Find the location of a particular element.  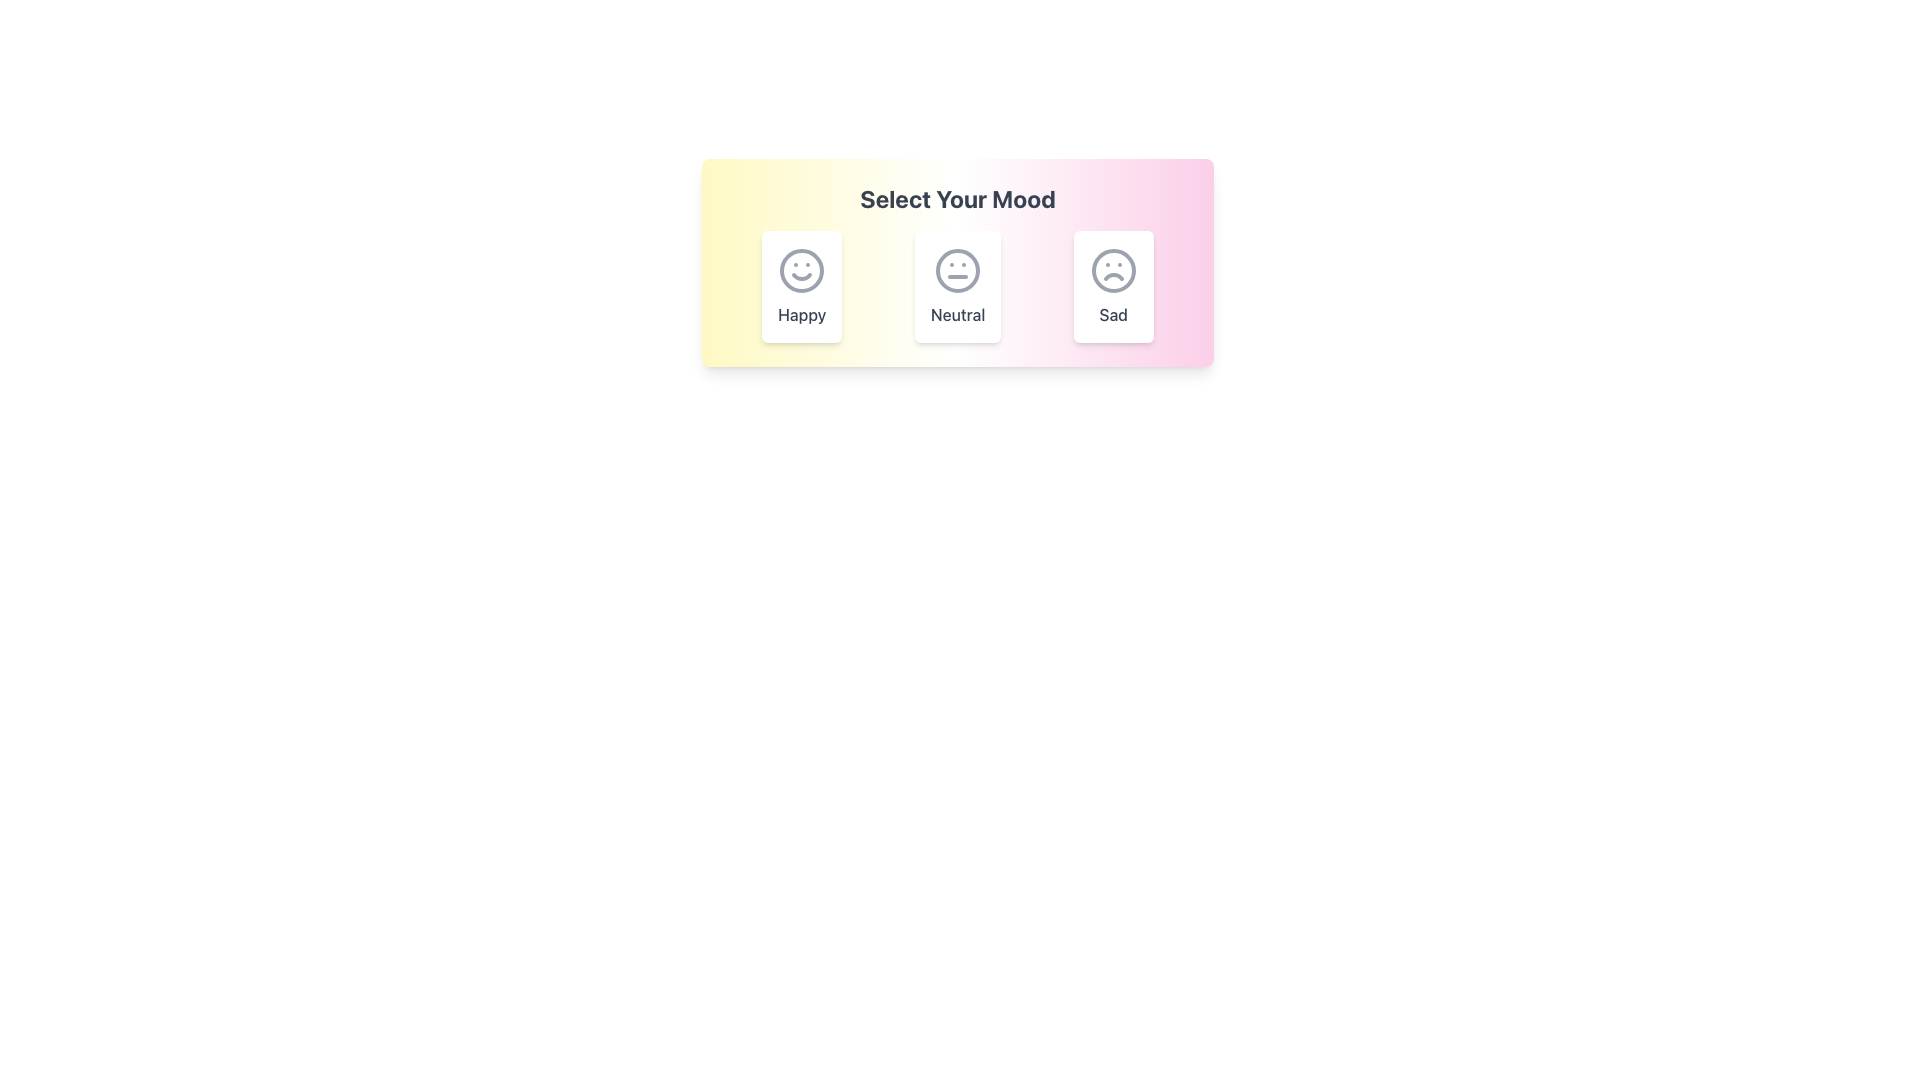

the highlighted 'Neutral' mood option in the Selection option group, which is centrally located and displays a white background with a matching icon and label is located at coordinates (957, 286).